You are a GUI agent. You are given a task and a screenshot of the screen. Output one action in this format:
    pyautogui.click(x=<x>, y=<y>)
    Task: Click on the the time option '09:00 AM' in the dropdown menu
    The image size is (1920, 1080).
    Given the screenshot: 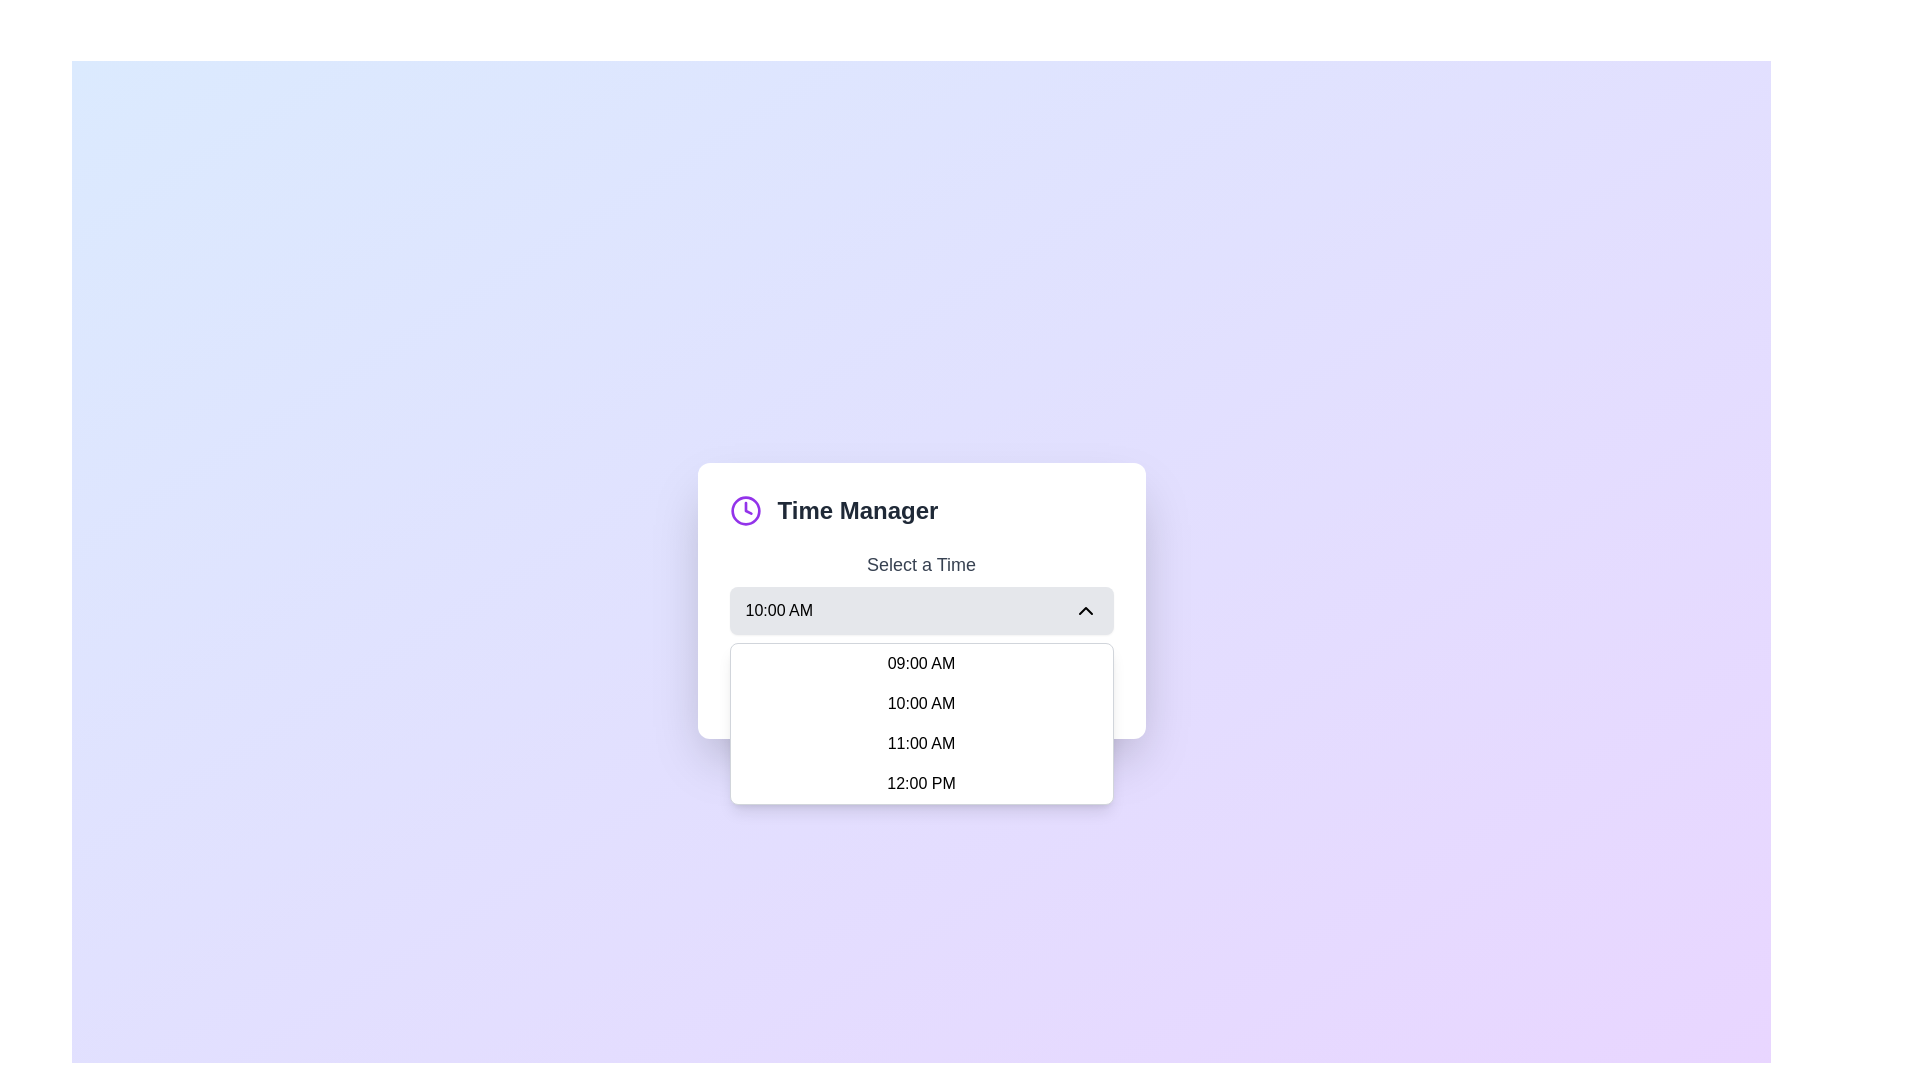 What is the action you would take?
    pyautogui.click(x=920, y=663)
    